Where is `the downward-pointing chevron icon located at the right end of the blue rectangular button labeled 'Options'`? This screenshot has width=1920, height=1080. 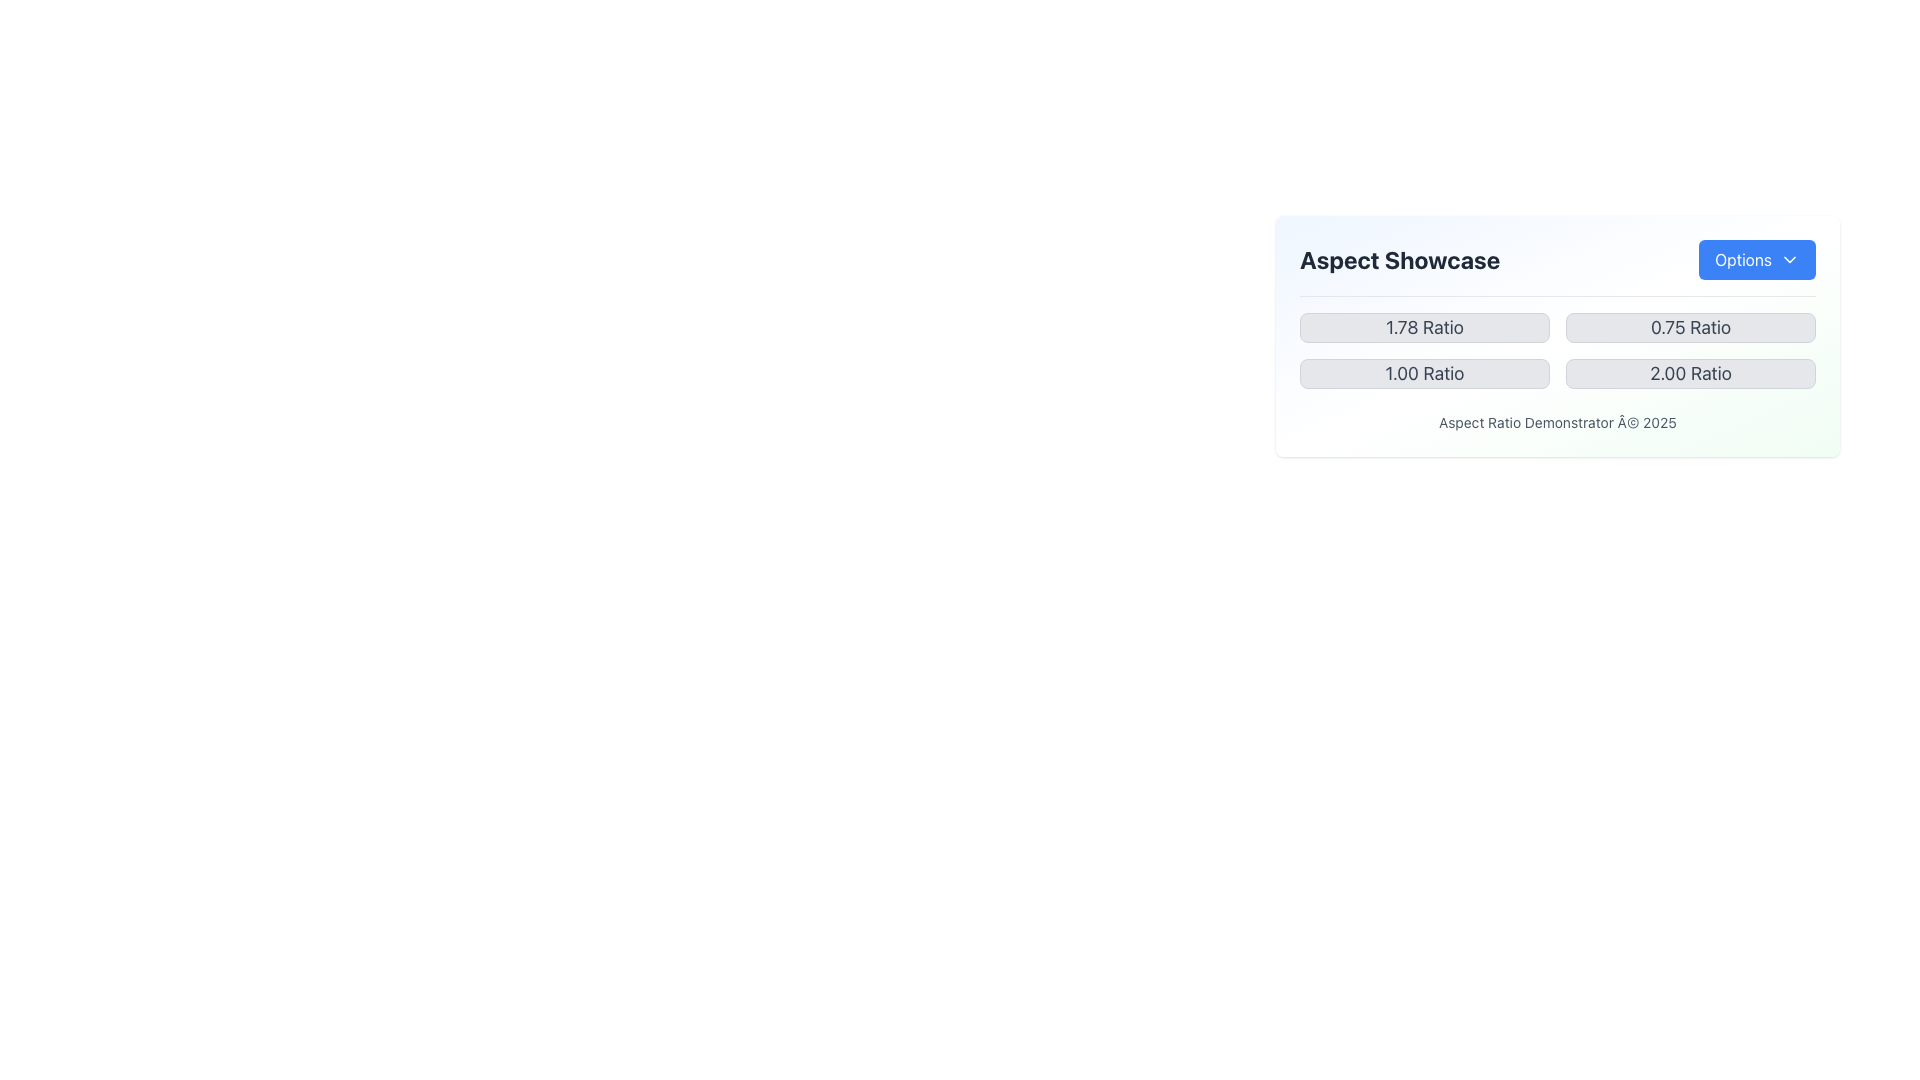 the downward-pointing chevron icon located at the right end of the blue rectangular button labeled 'Options' is located at coordinates (1790, 258).